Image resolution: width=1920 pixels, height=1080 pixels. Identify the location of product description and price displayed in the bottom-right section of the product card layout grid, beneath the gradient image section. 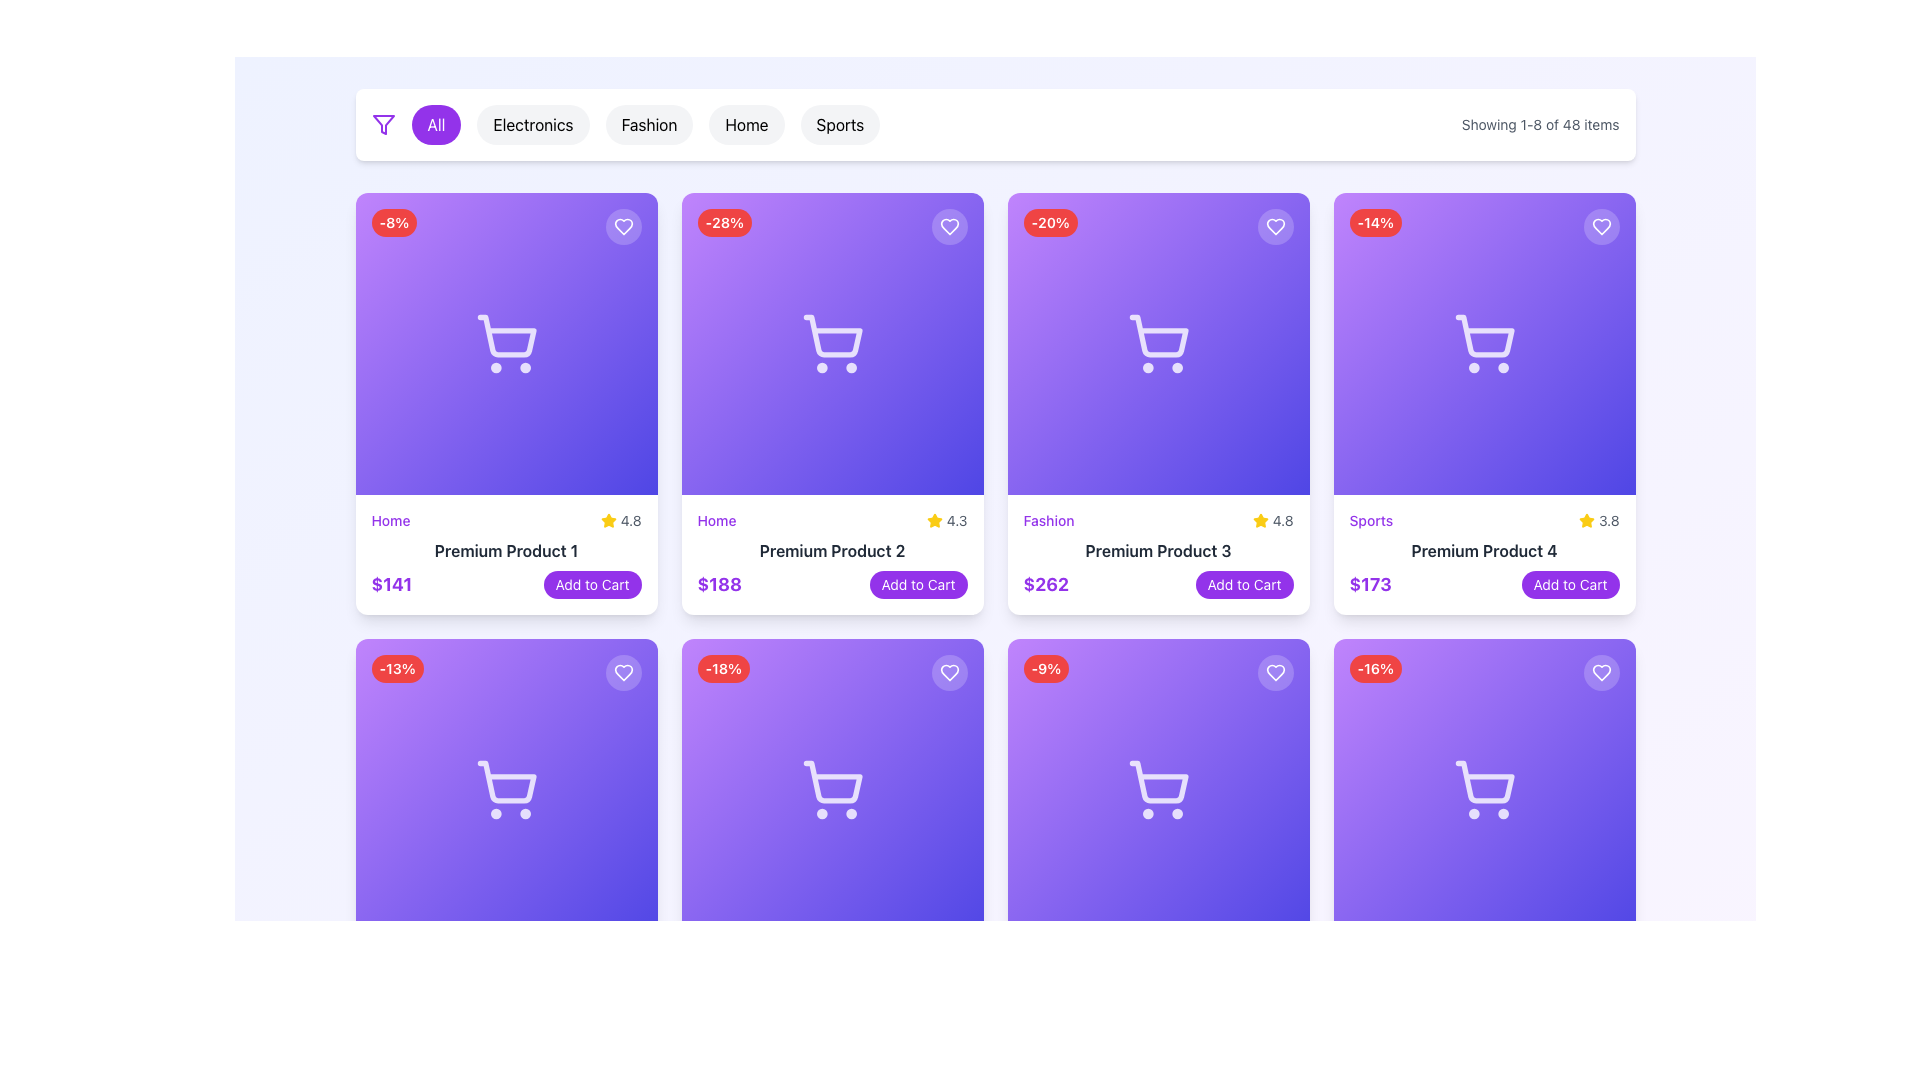
(506, 1001).